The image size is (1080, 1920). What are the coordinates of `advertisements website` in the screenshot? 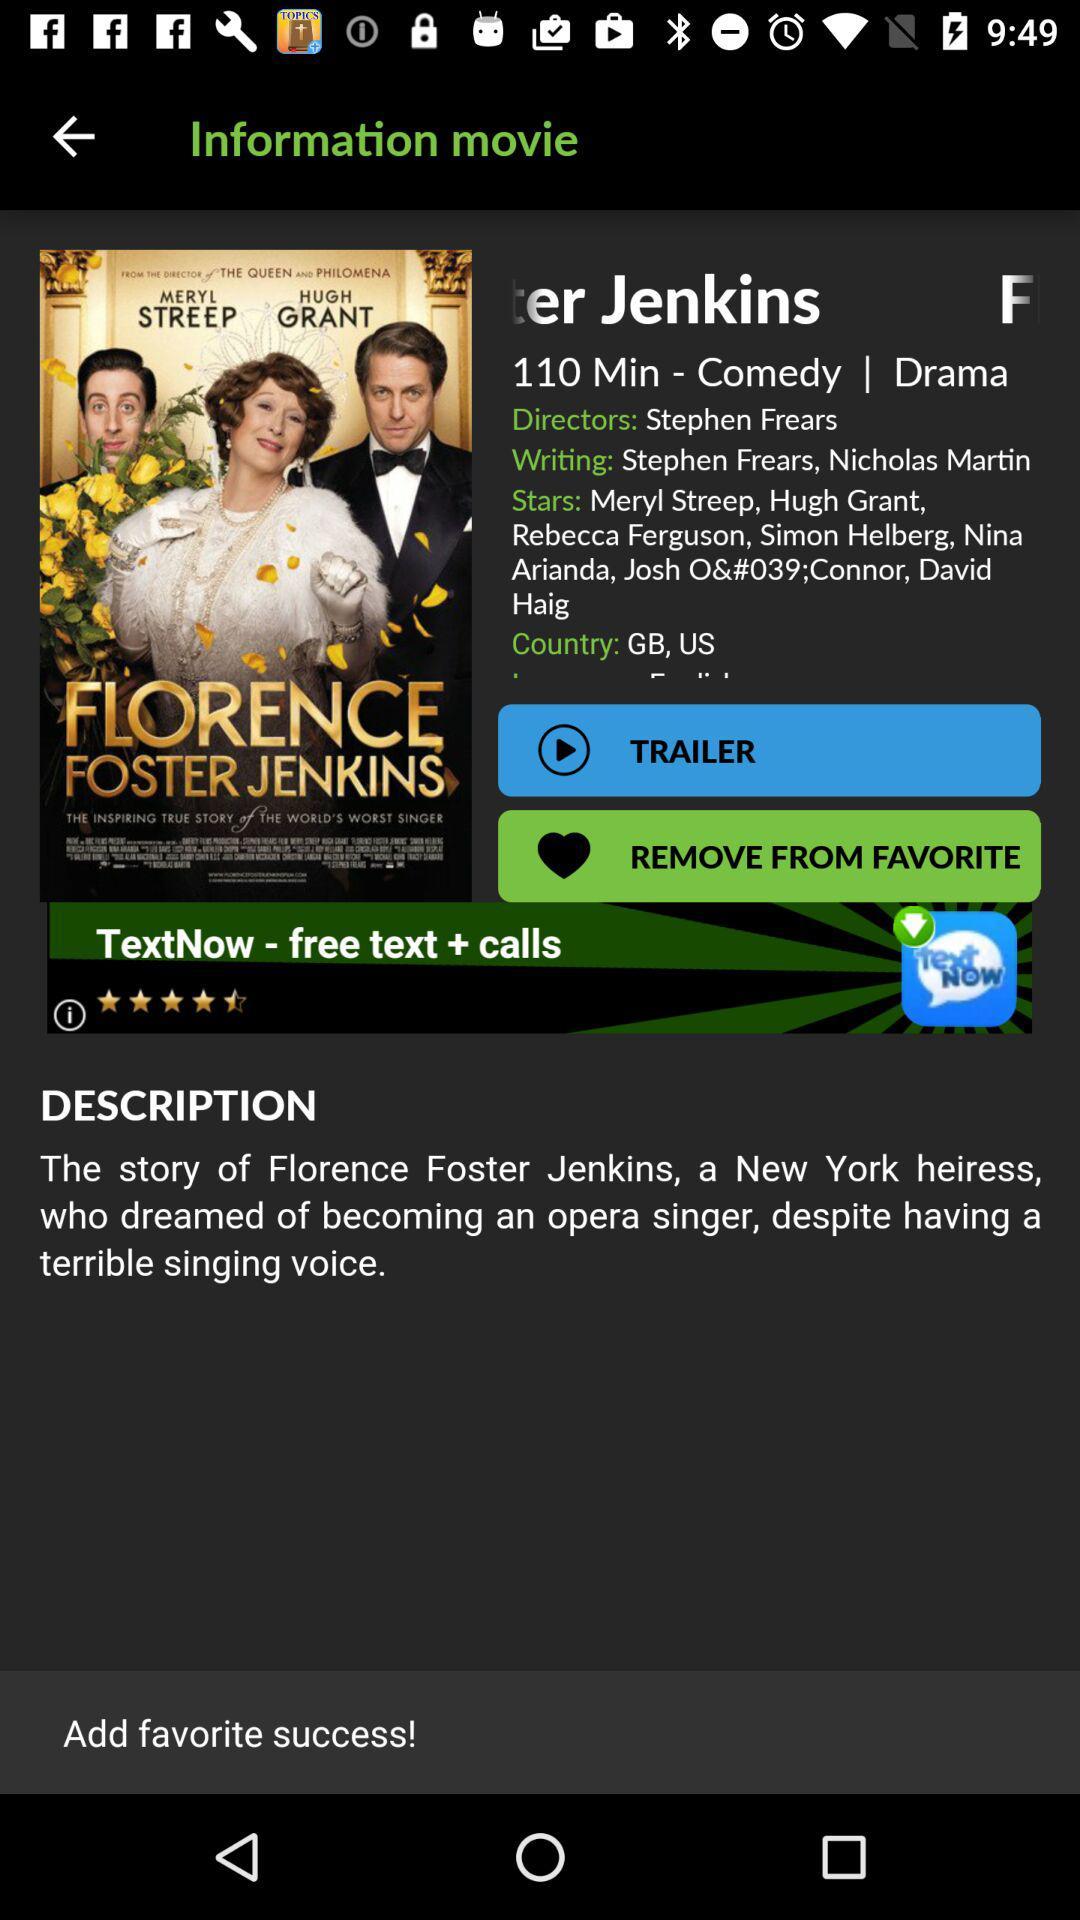 It's located at (538, 967).